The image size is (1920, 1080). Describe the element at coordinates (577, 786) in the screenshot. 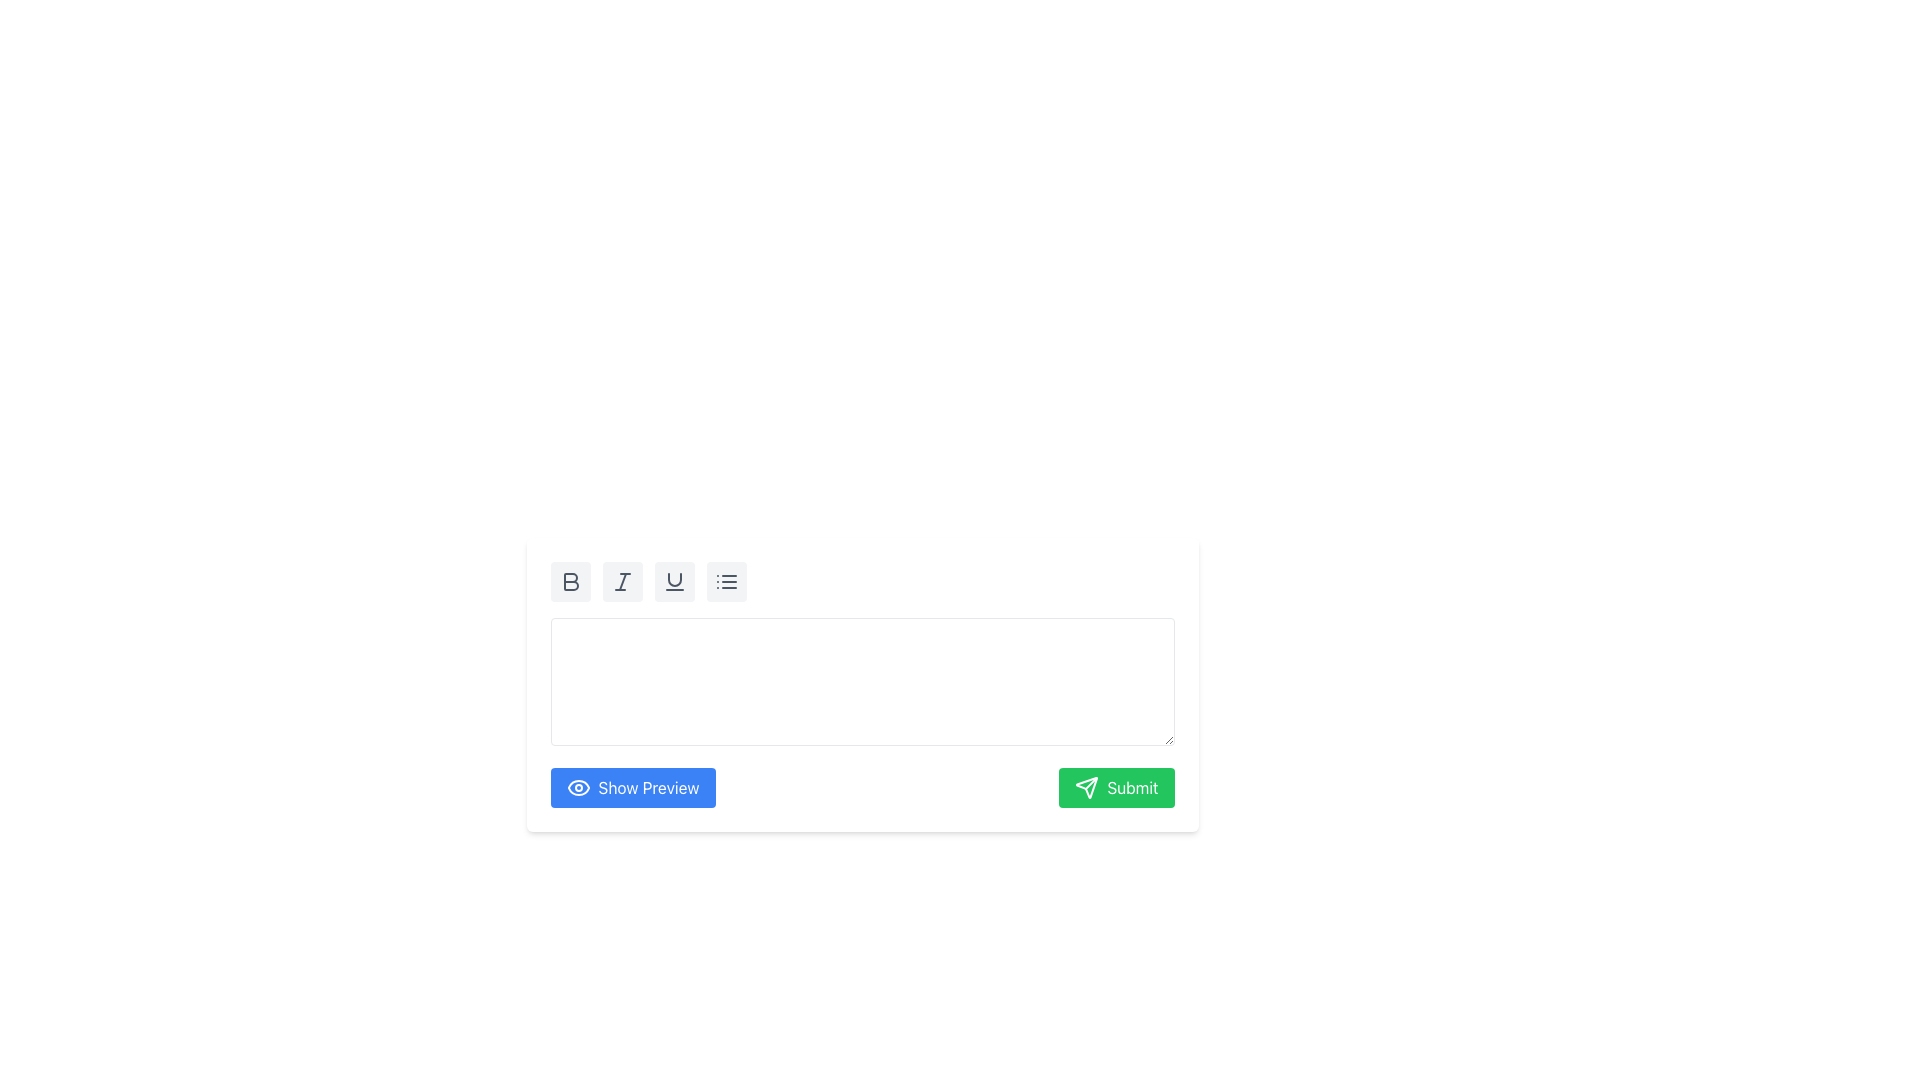

I see `the eye icon that visually represents the 'Show Preview' button, located immediately to the left of the button's text` at that location.